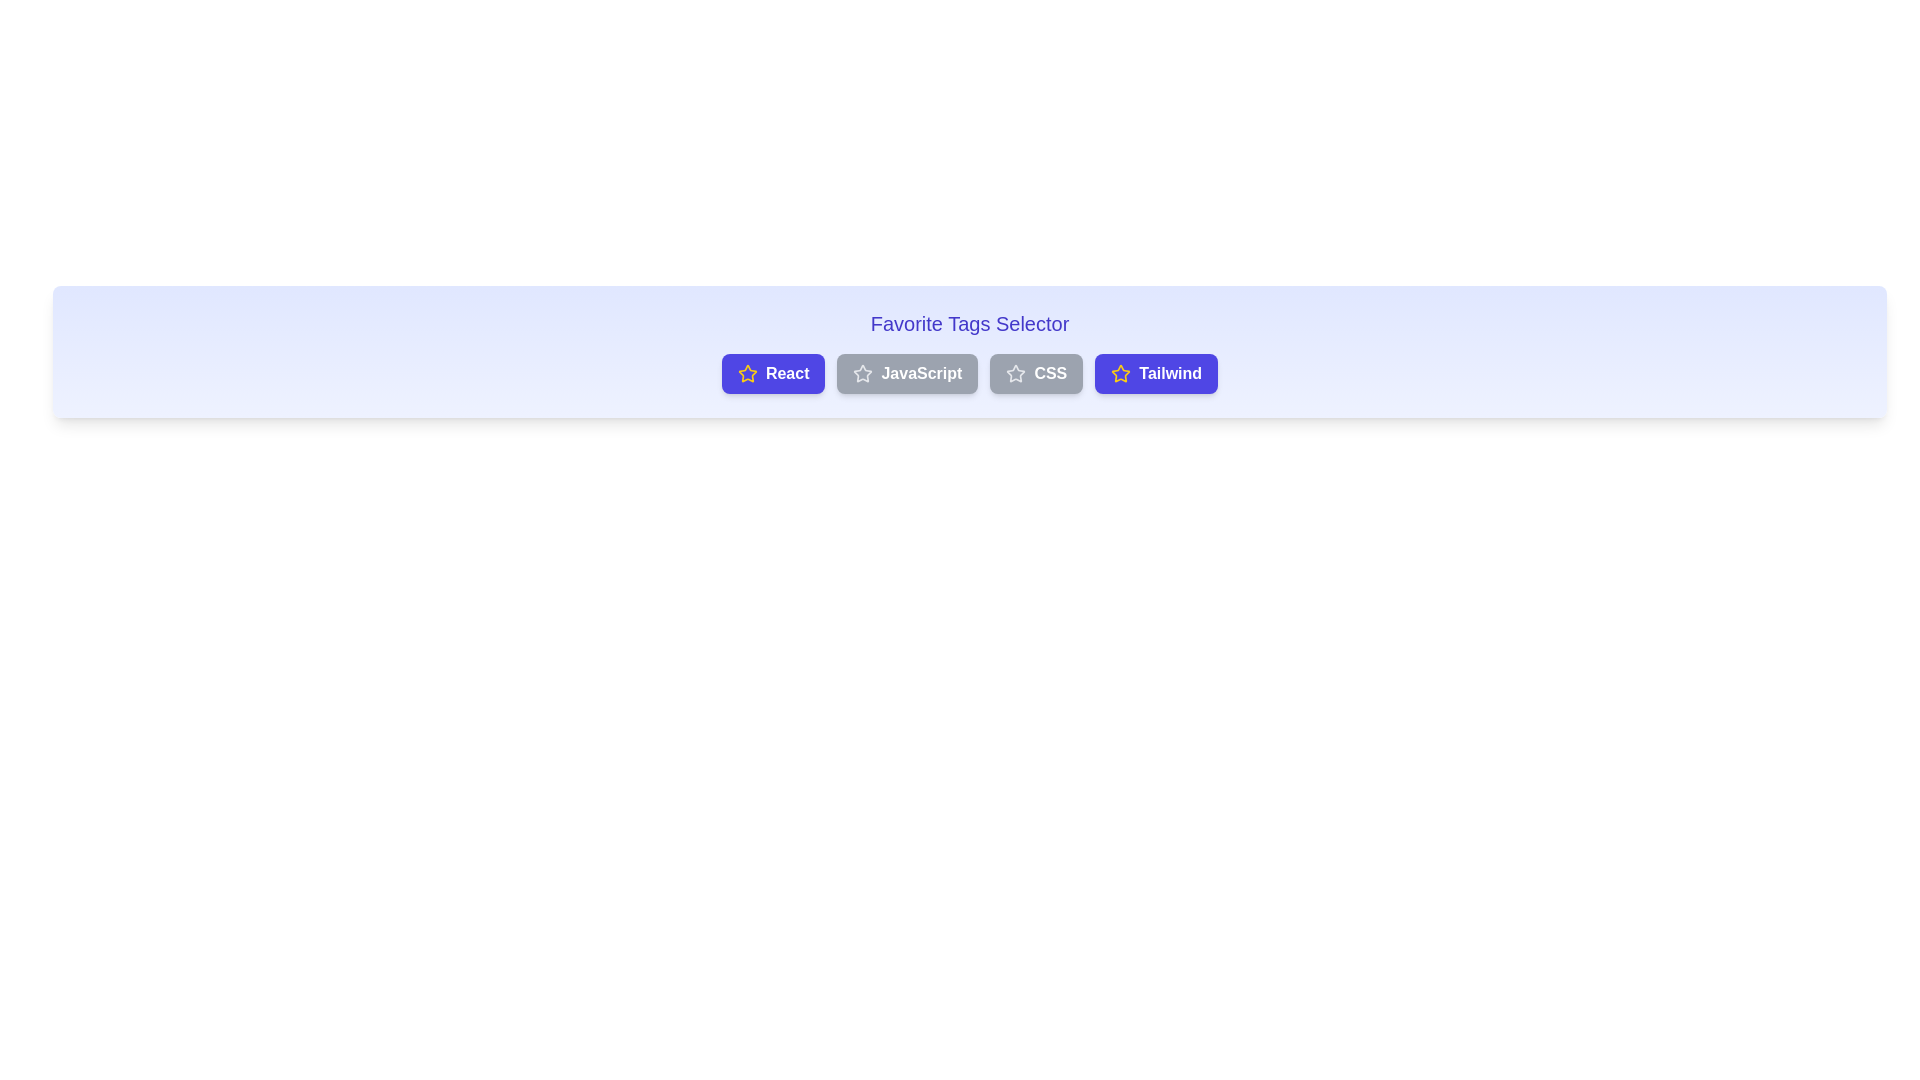  Describe the element at coordinates (1121, 374) in the screenshot. I see `the star icon of the Tailwind button` at that location.